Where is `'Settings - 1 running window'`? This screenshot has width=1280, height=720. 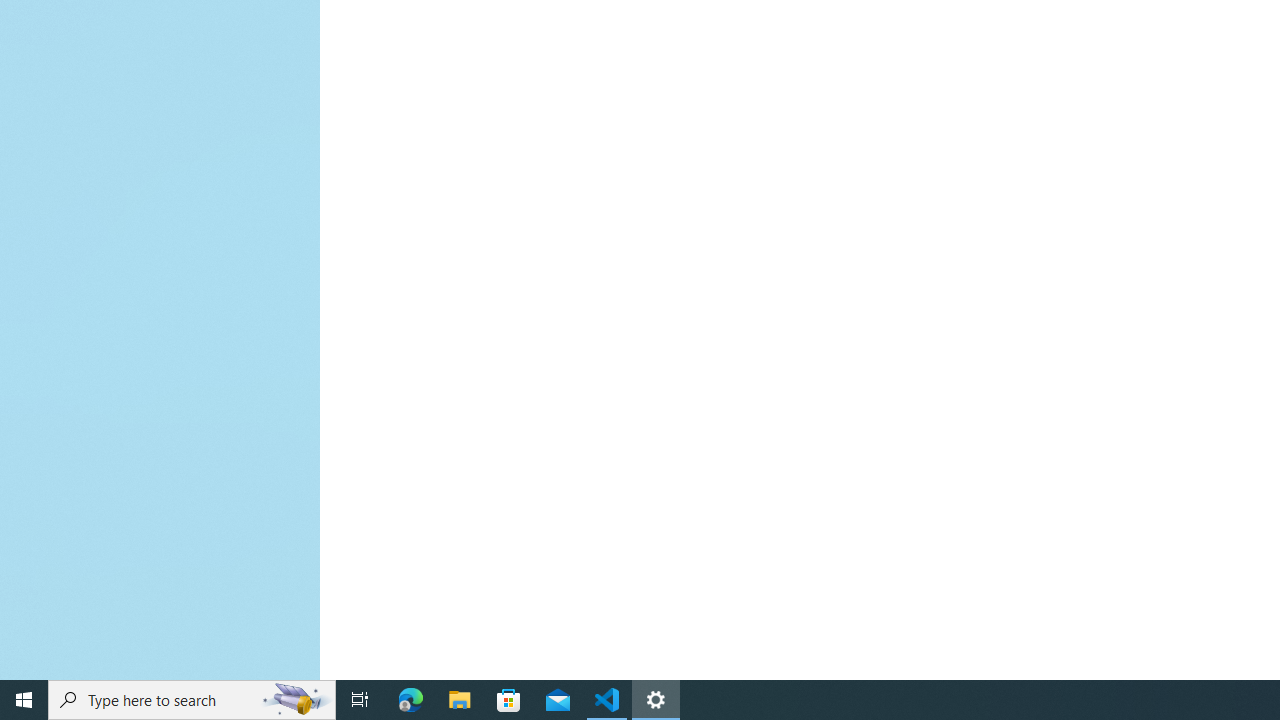
'Settings - 1 running window' is located at coordinates (656, 698).